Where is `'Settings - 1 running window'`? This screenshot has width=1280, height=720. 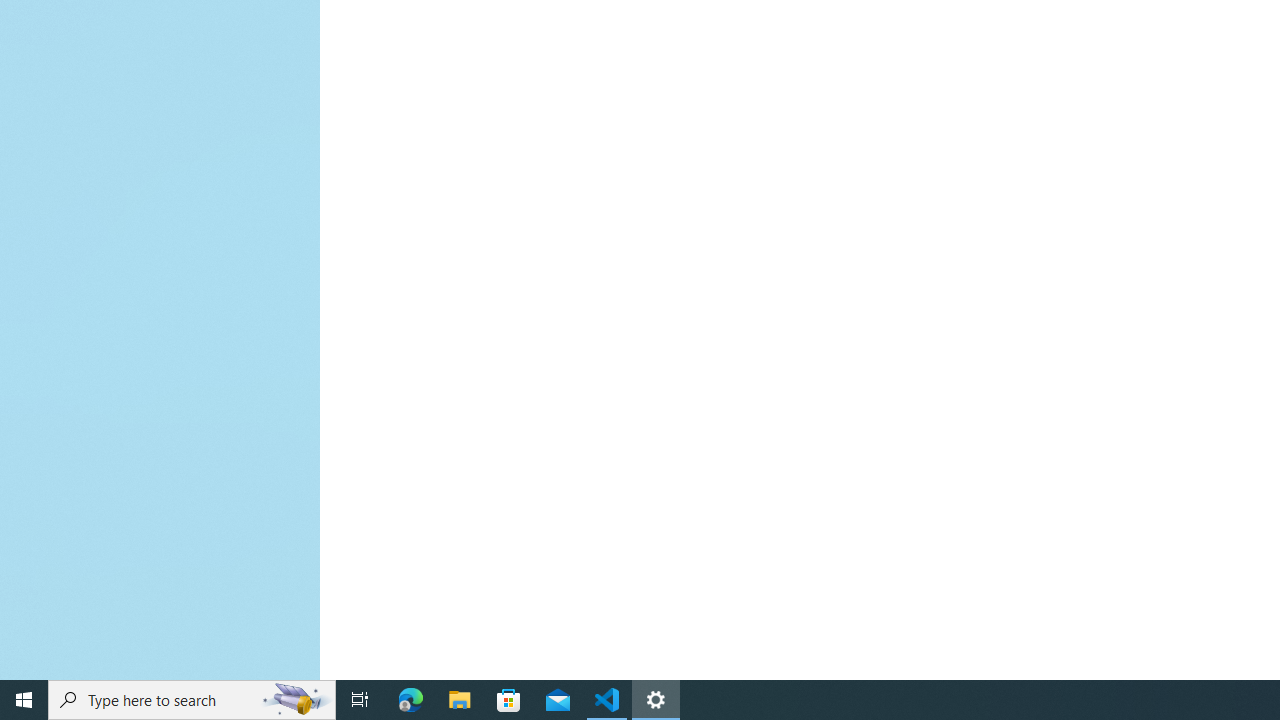
'Settings - 1 running window' is located at coordinates (656, 698).